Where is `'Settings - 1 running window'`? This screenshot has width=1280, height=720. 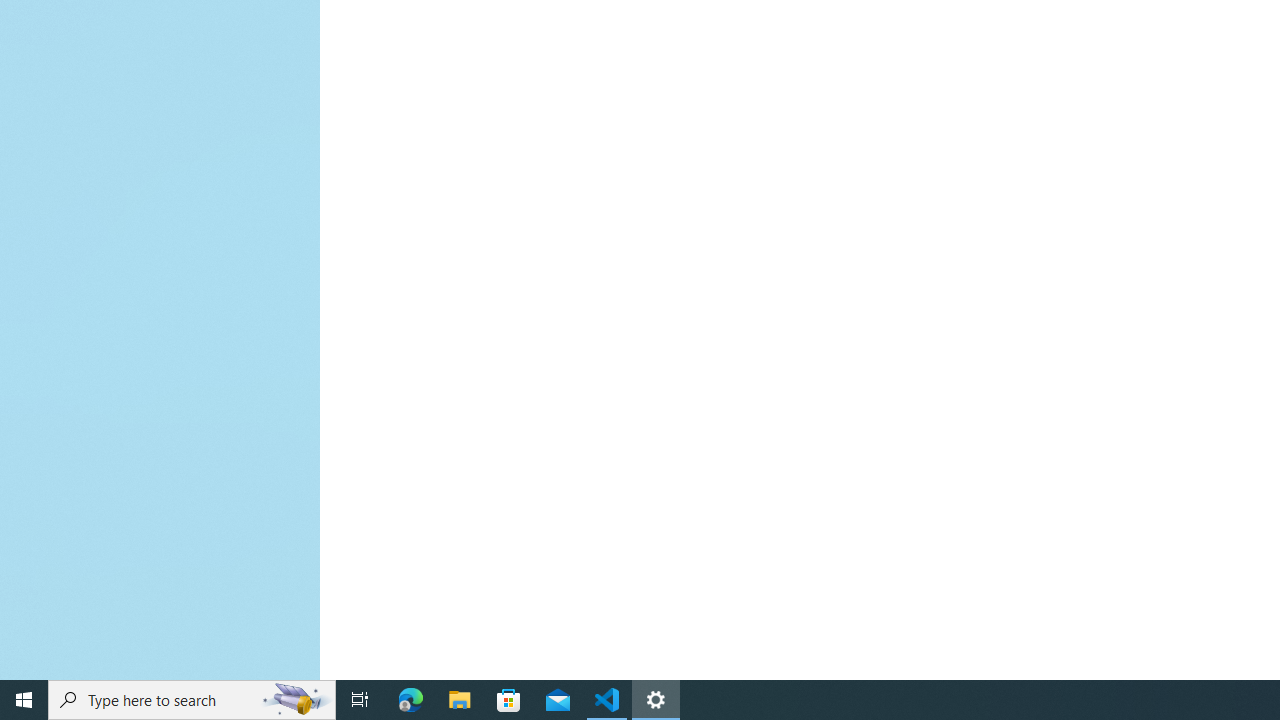
'Settings - 1 running window' is located at coordinates (656, 698).